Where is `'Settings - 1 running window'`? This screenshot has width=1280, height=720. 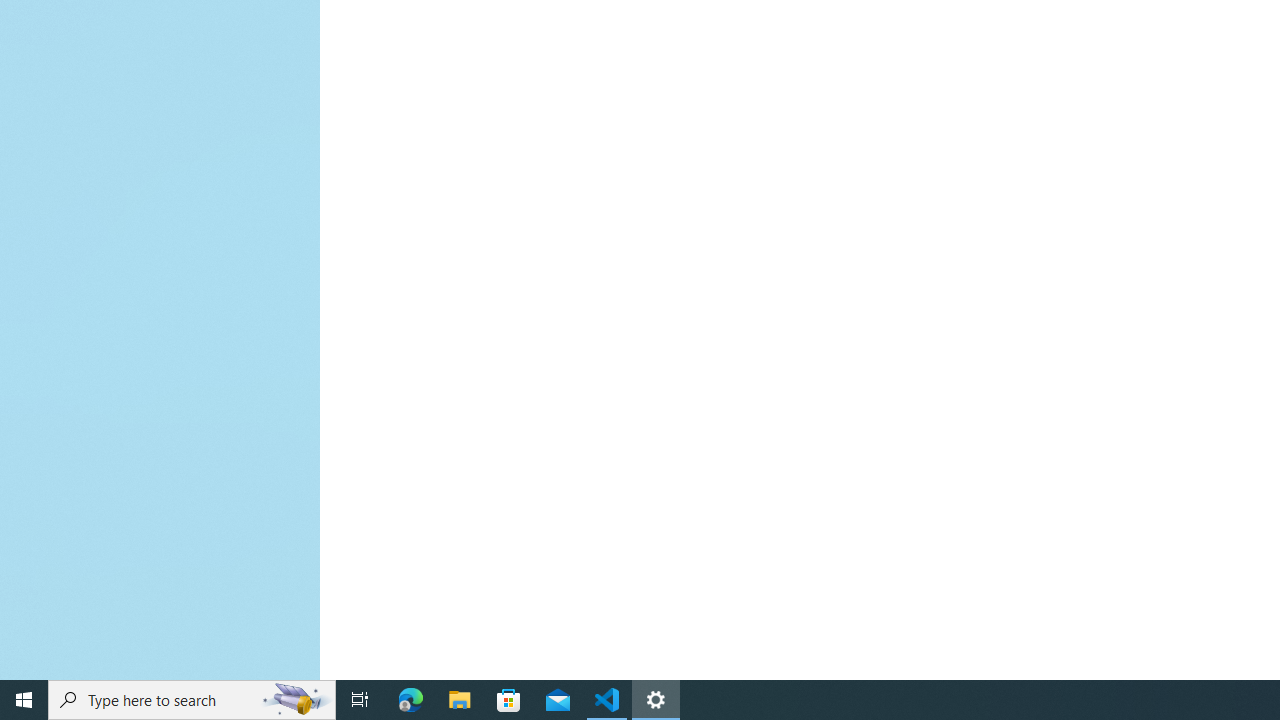
'Settings - 1 running window' is located at coordinates (656, 698).